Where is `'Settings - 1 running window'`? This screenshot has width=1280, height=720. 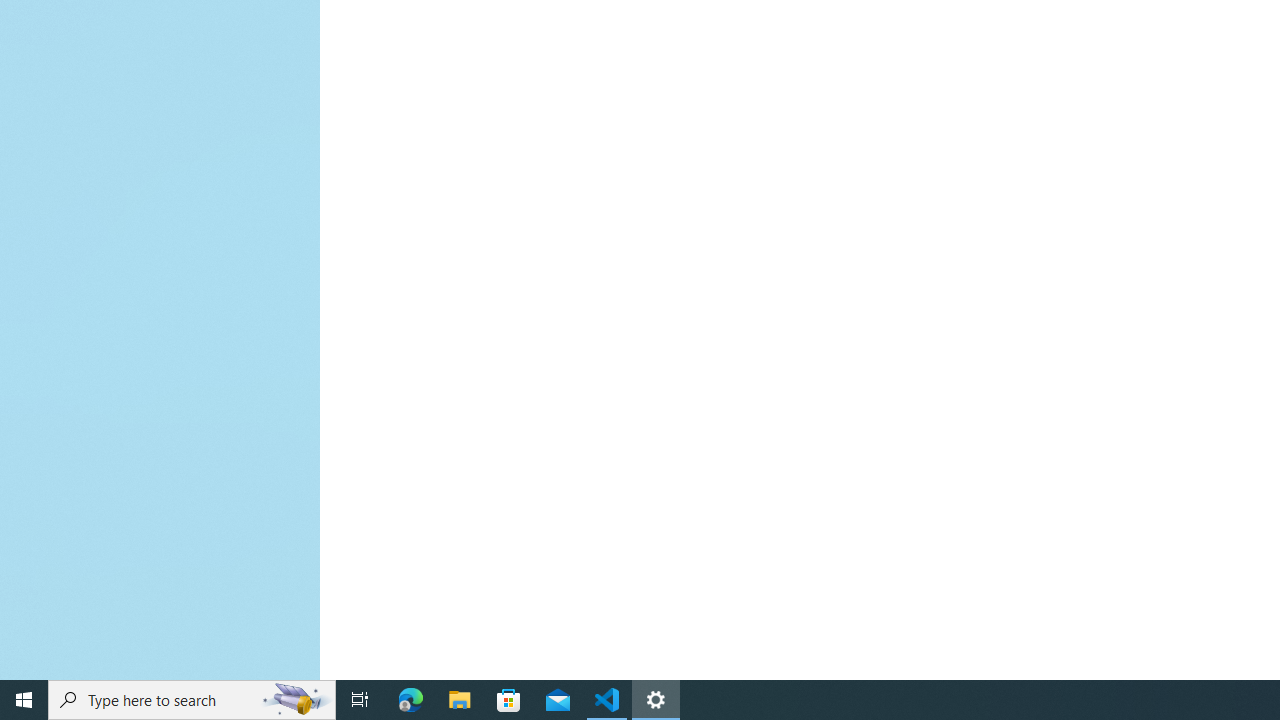
'Settings - 1 running window' is located at coordinates (656, 698).